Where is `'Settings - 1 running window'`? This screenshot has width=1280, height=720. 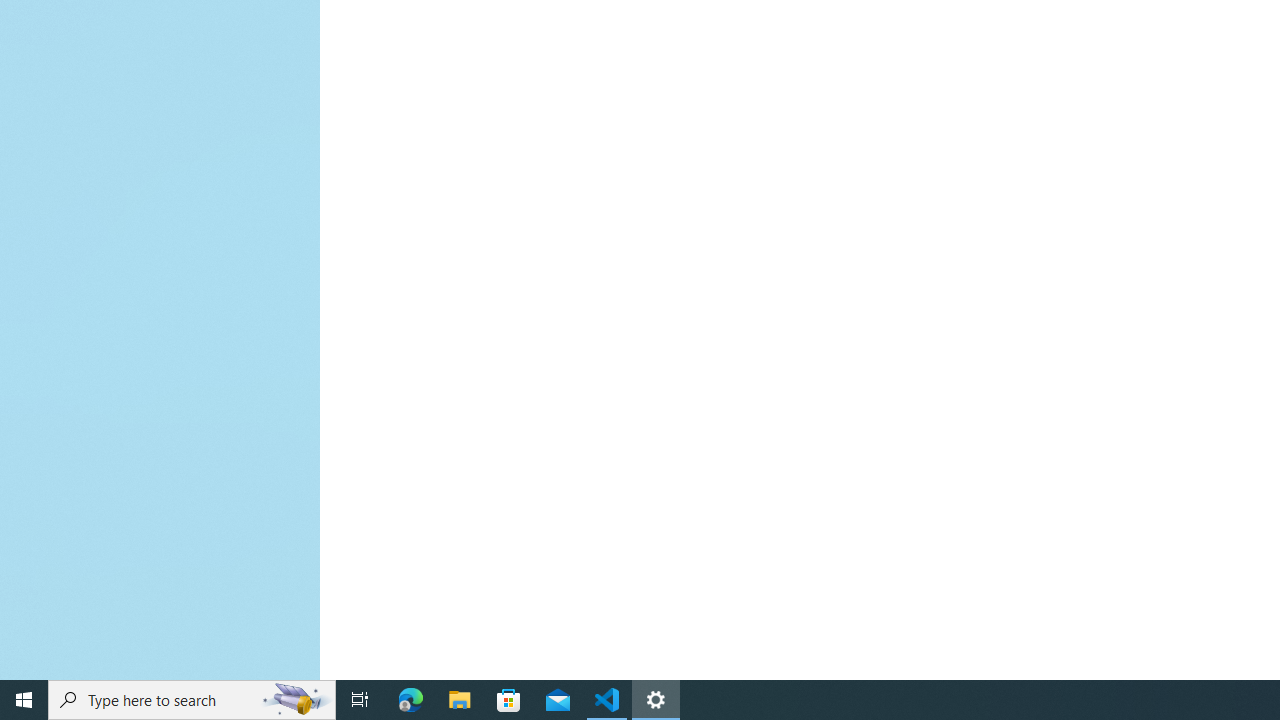
'Settings - 1 running window' is located at coordinates (656, 698).